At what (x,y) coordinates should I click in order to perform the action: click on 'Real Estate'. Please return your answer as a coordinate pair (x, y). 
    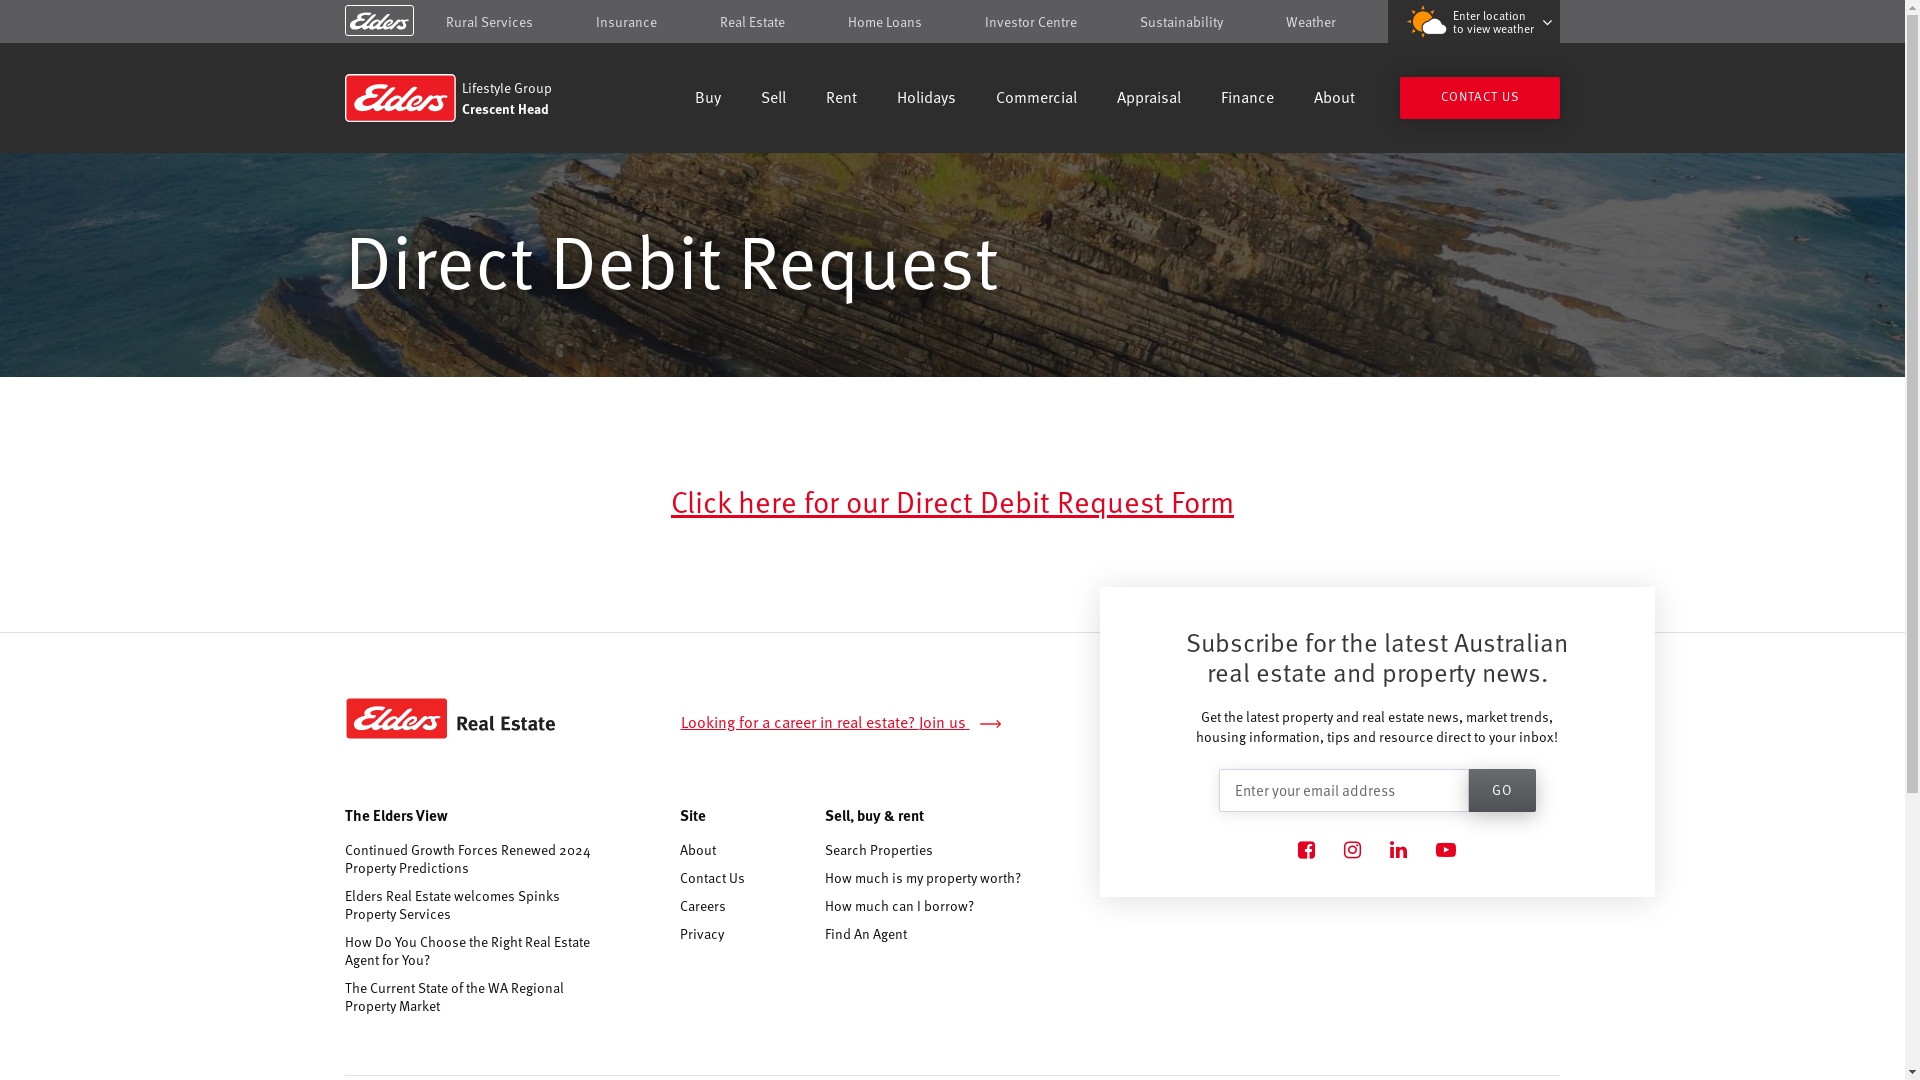
    Looking at the image, I should click on (720, 21).